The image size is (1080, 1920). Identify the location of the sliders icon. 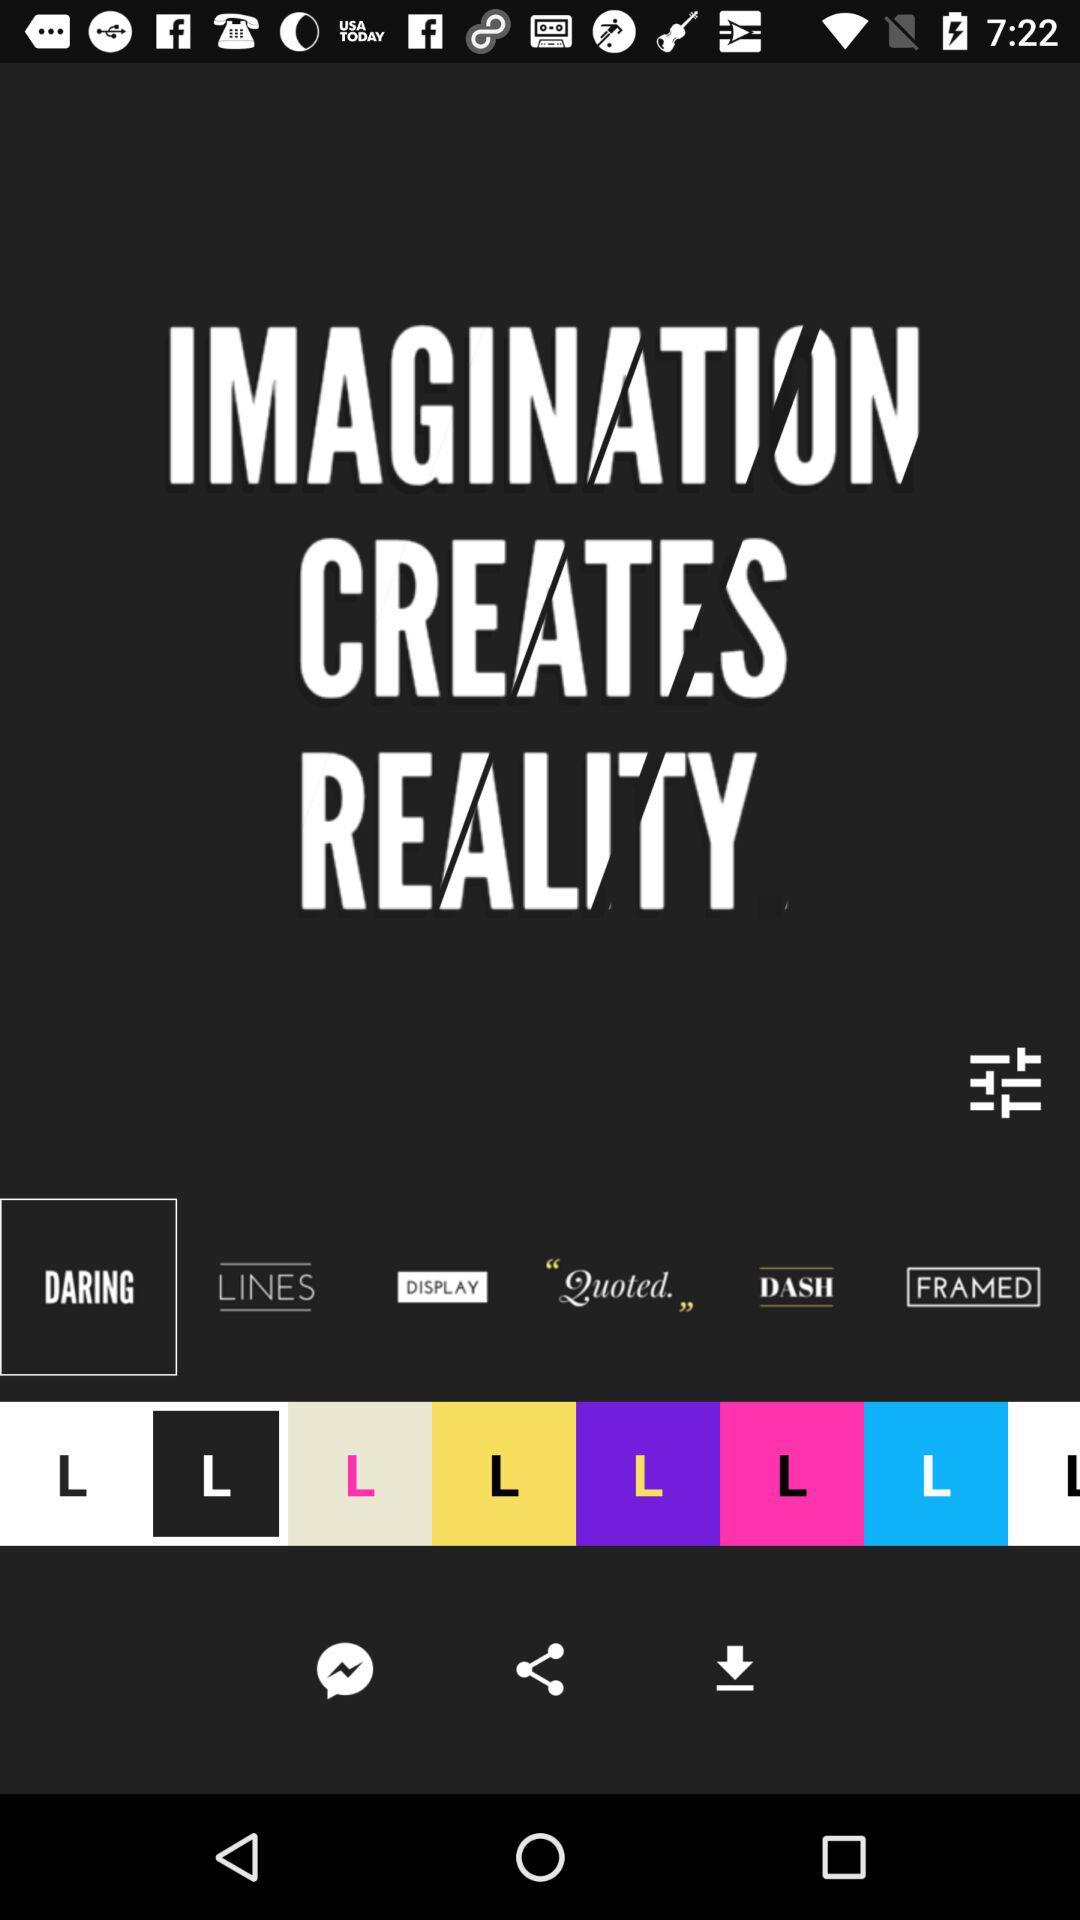
(1006, 1082).